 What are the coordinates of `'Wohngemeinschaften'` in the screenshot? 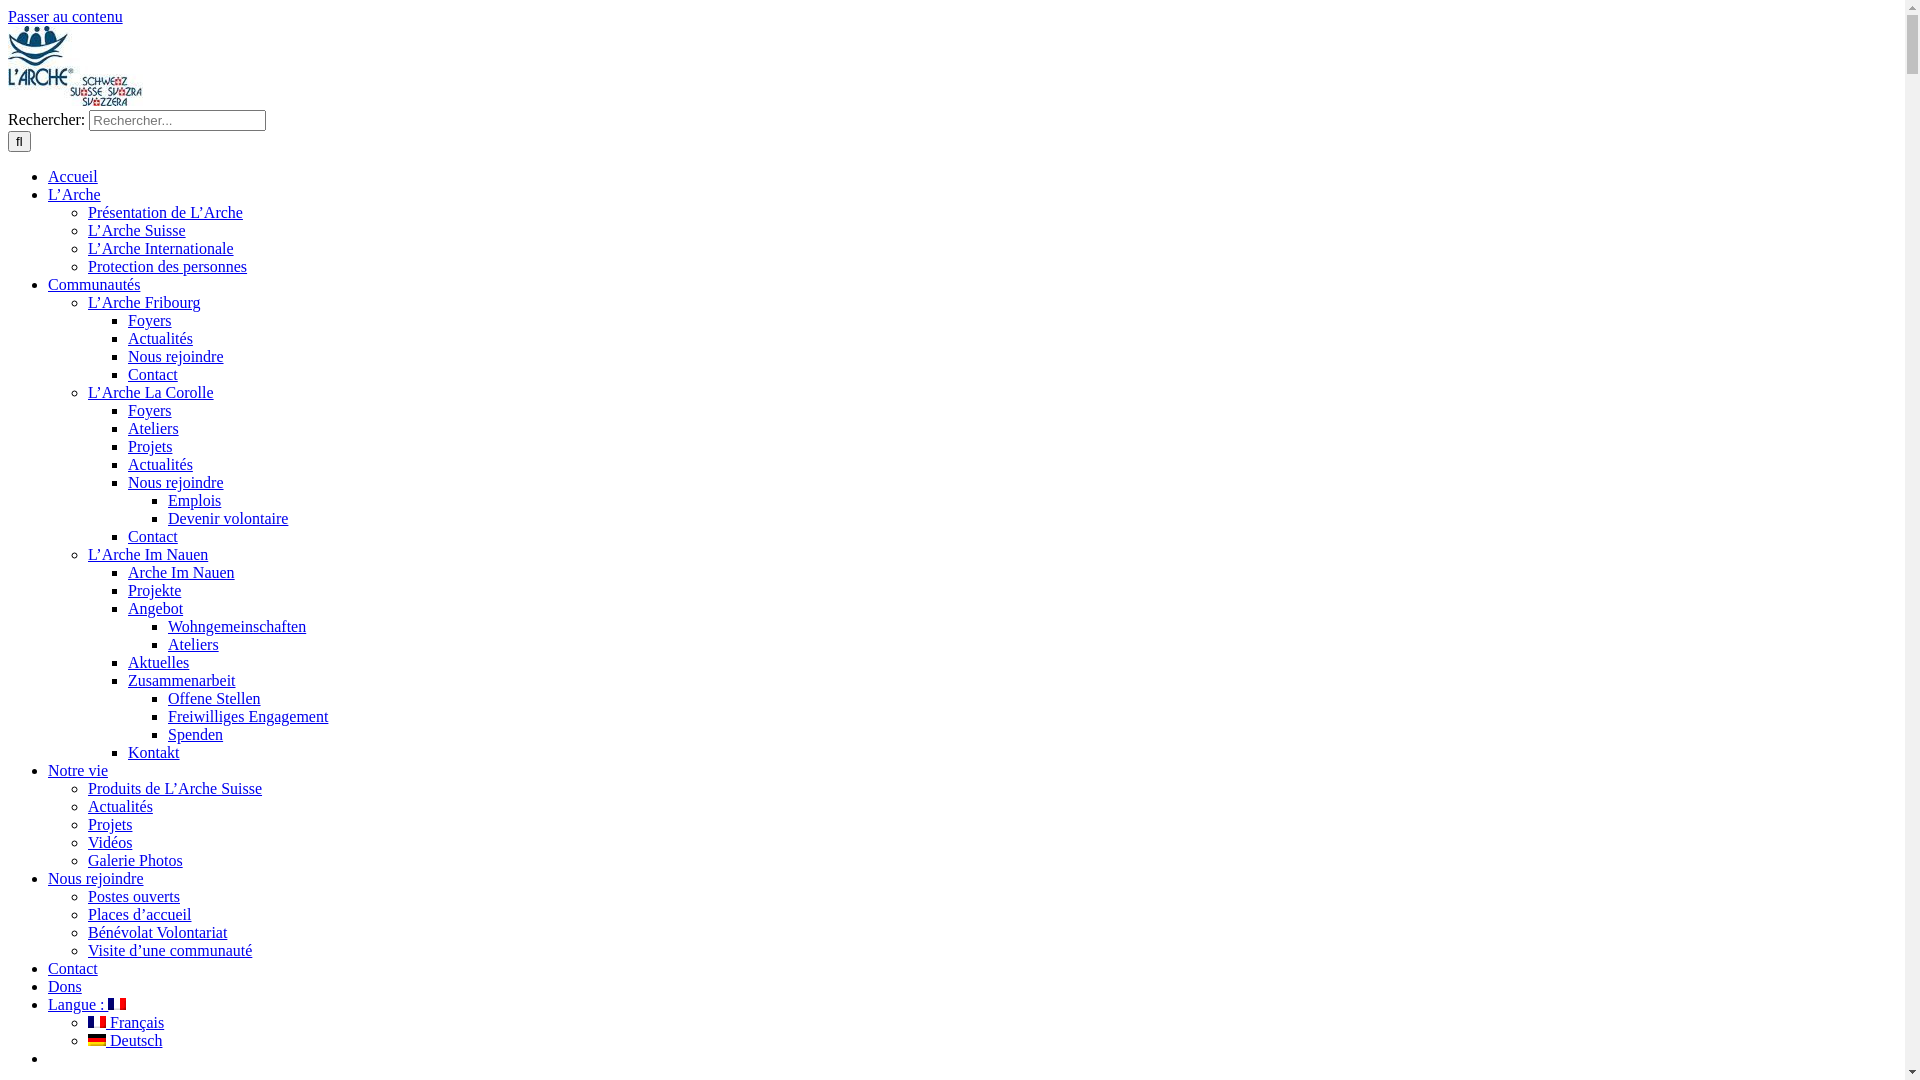 It's located at (236, 625).